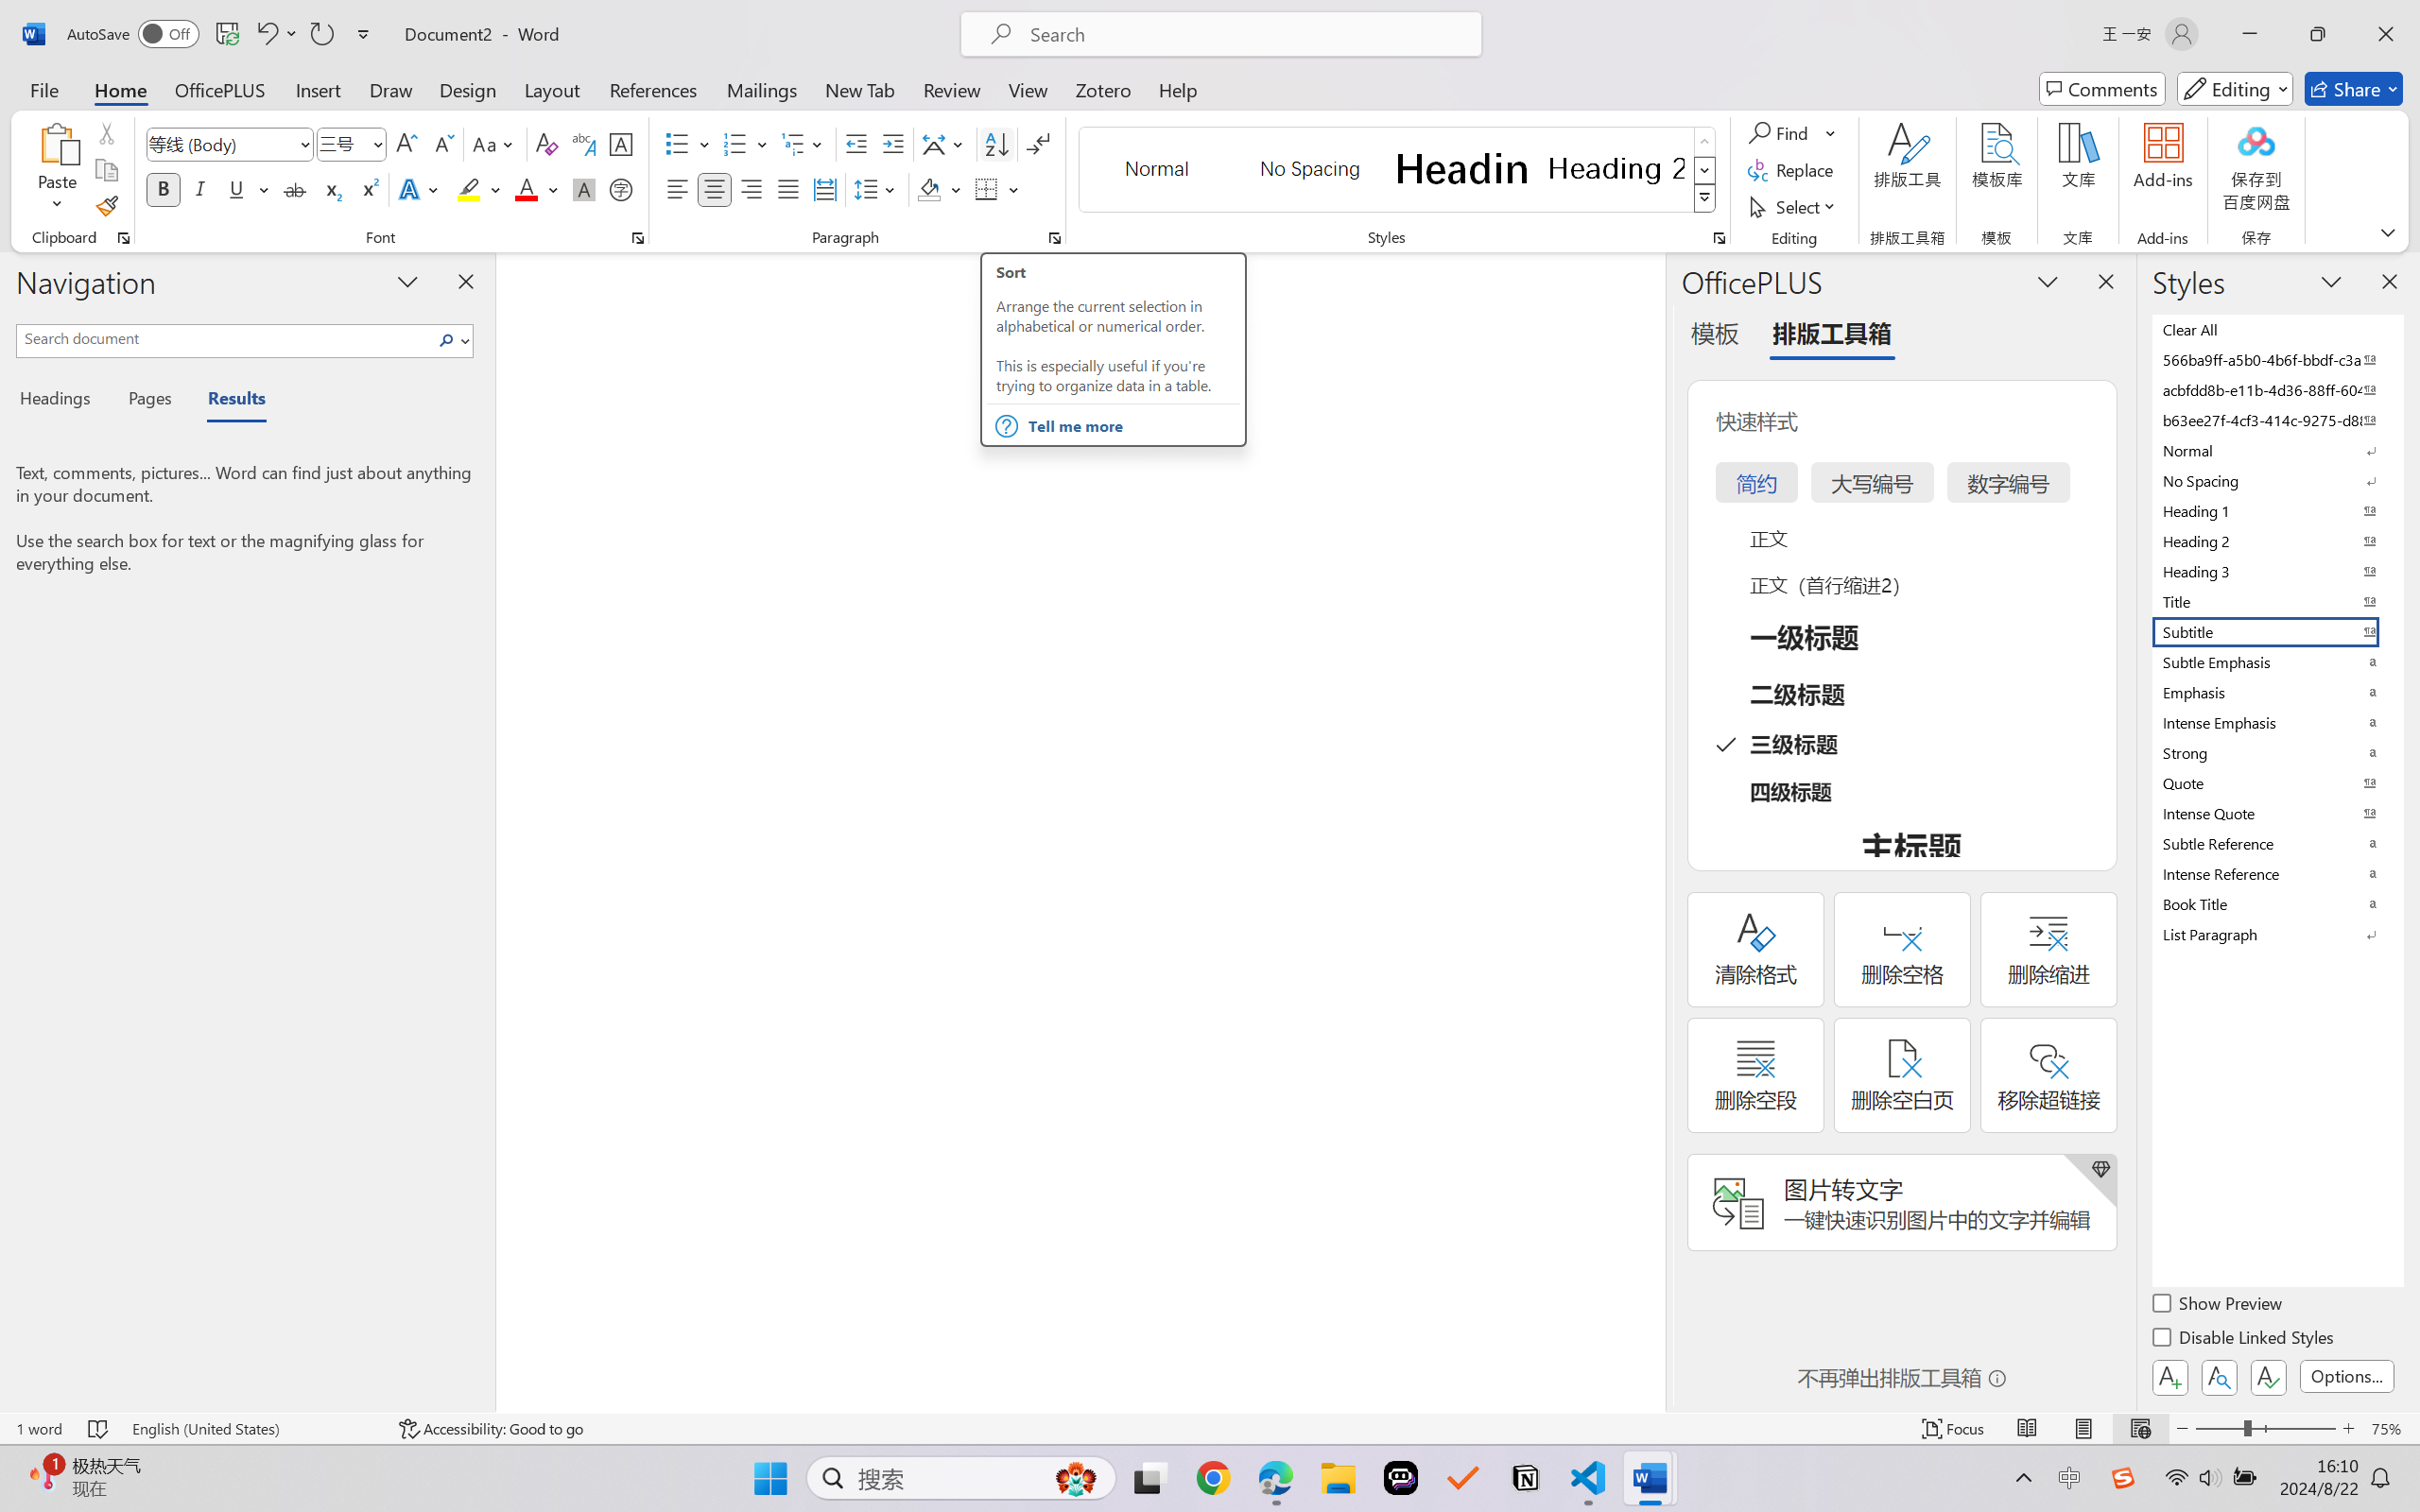 The width and height of the screenshot is (2420, 1512). Describe the element at coordinates (391, 88) in the screenshot. I see `'Draw'` at that location.